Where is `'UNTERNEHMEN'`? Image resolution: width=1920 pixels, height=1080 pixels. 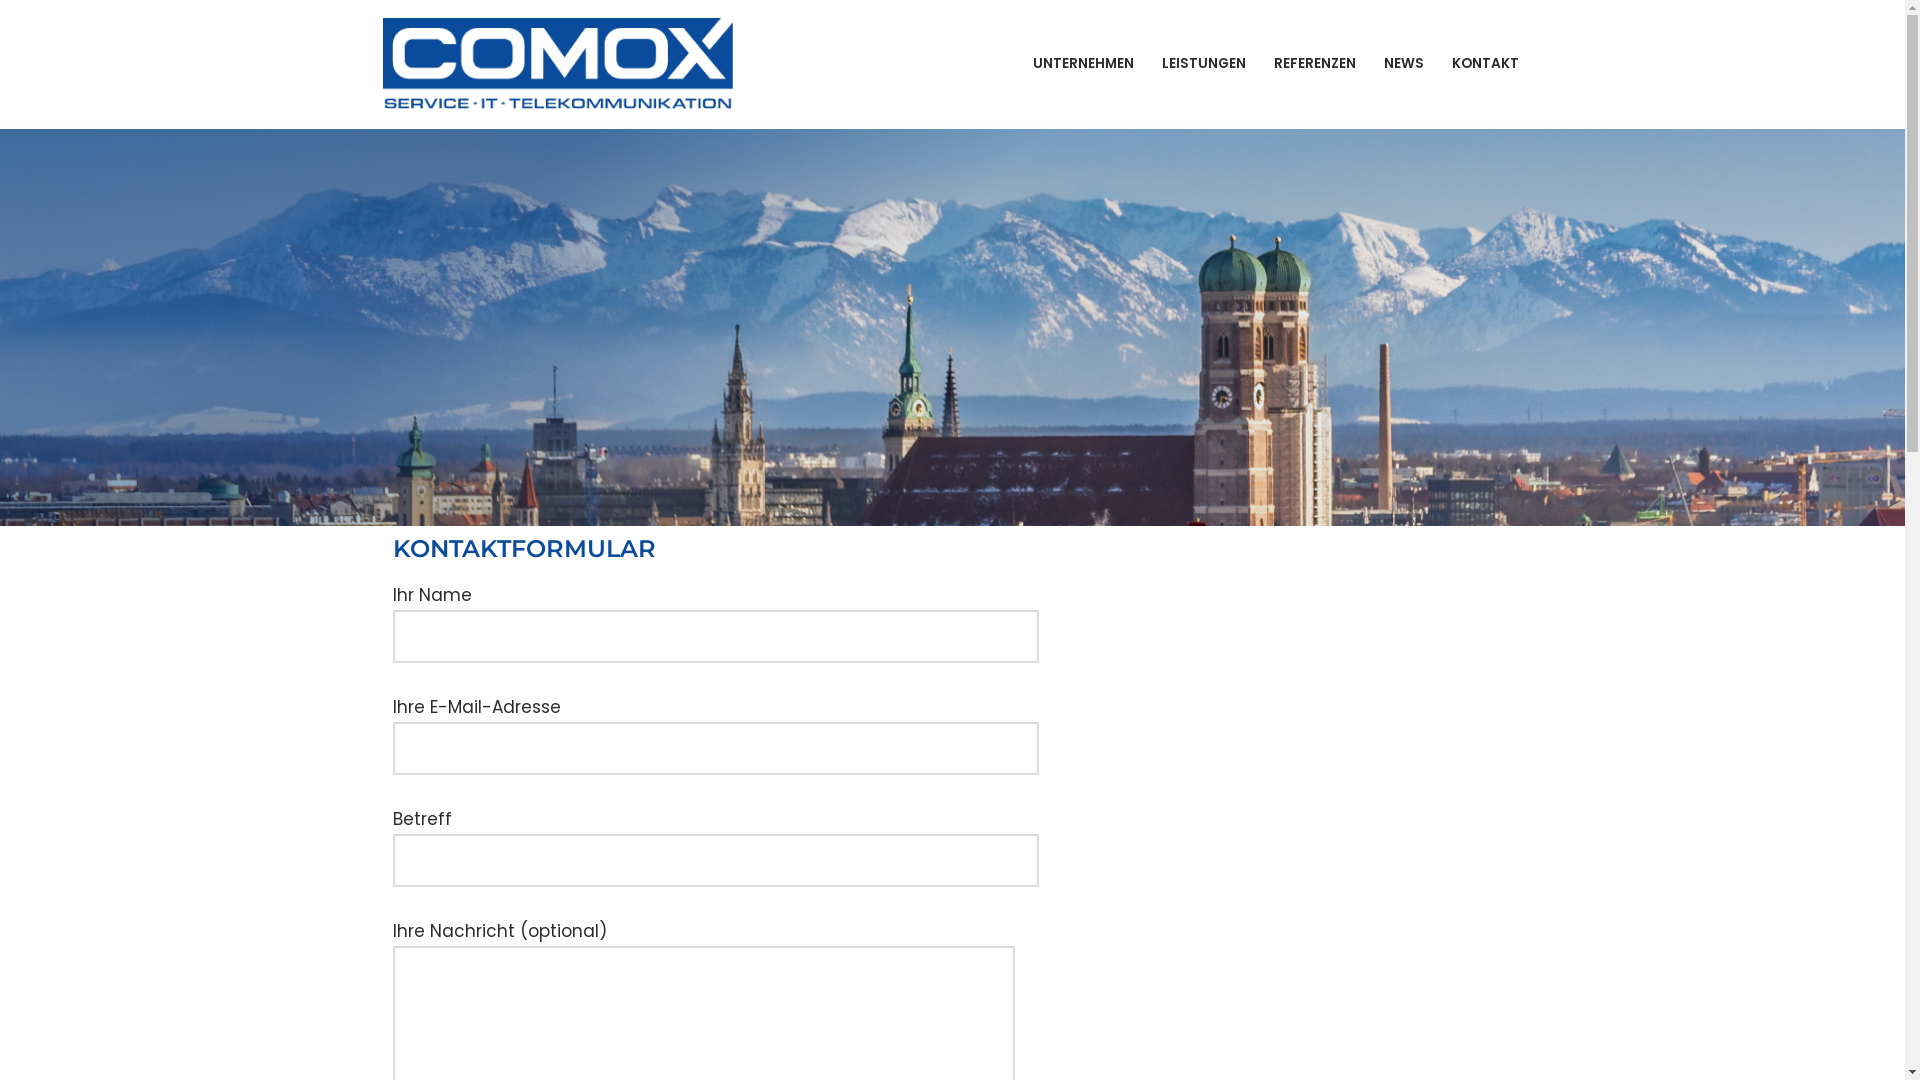
'UNTERNEHMEN' is located at coordinates (1081, 62).